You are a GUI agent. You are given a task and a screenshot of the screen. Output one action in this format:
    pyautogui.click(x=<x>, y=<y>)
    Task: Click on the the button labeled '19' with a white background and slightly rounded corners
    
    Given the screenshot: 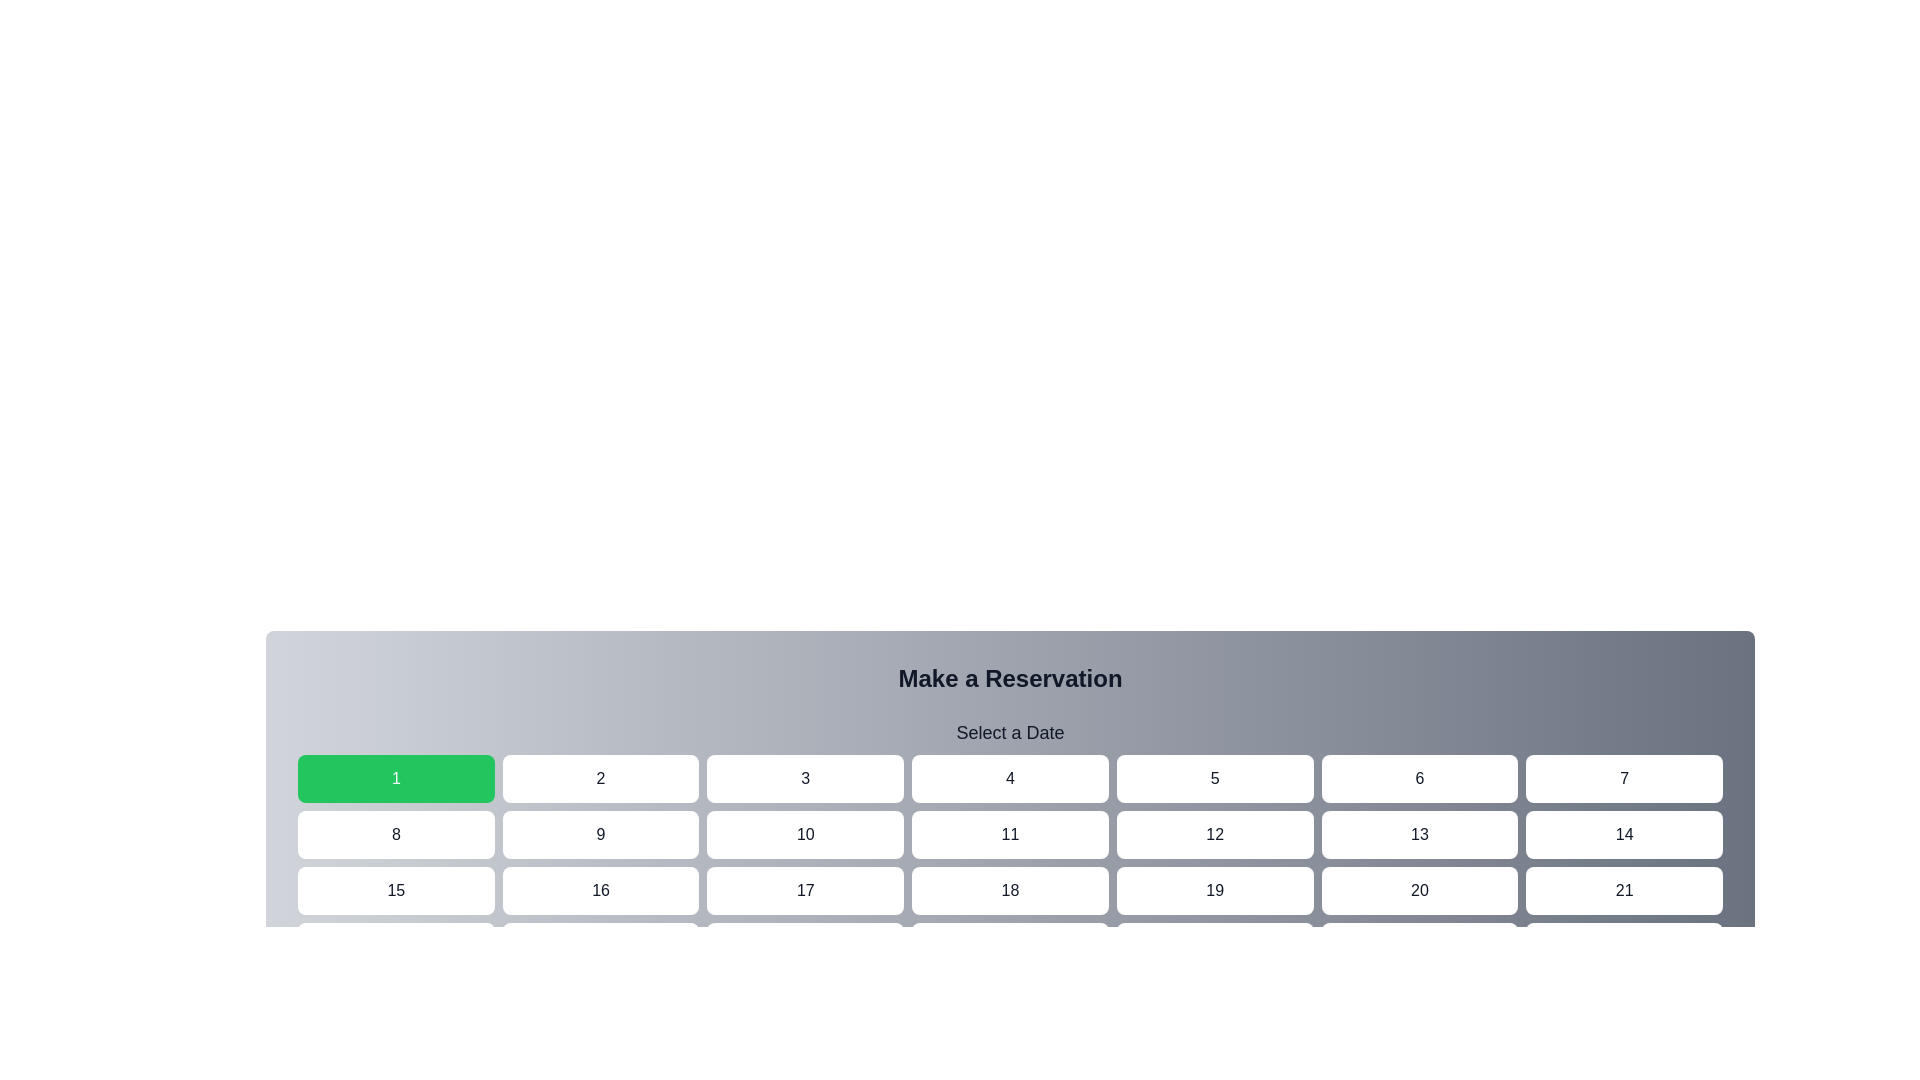 What is the action you would take?
    pyautogui.click(x=1214, y=890)
    